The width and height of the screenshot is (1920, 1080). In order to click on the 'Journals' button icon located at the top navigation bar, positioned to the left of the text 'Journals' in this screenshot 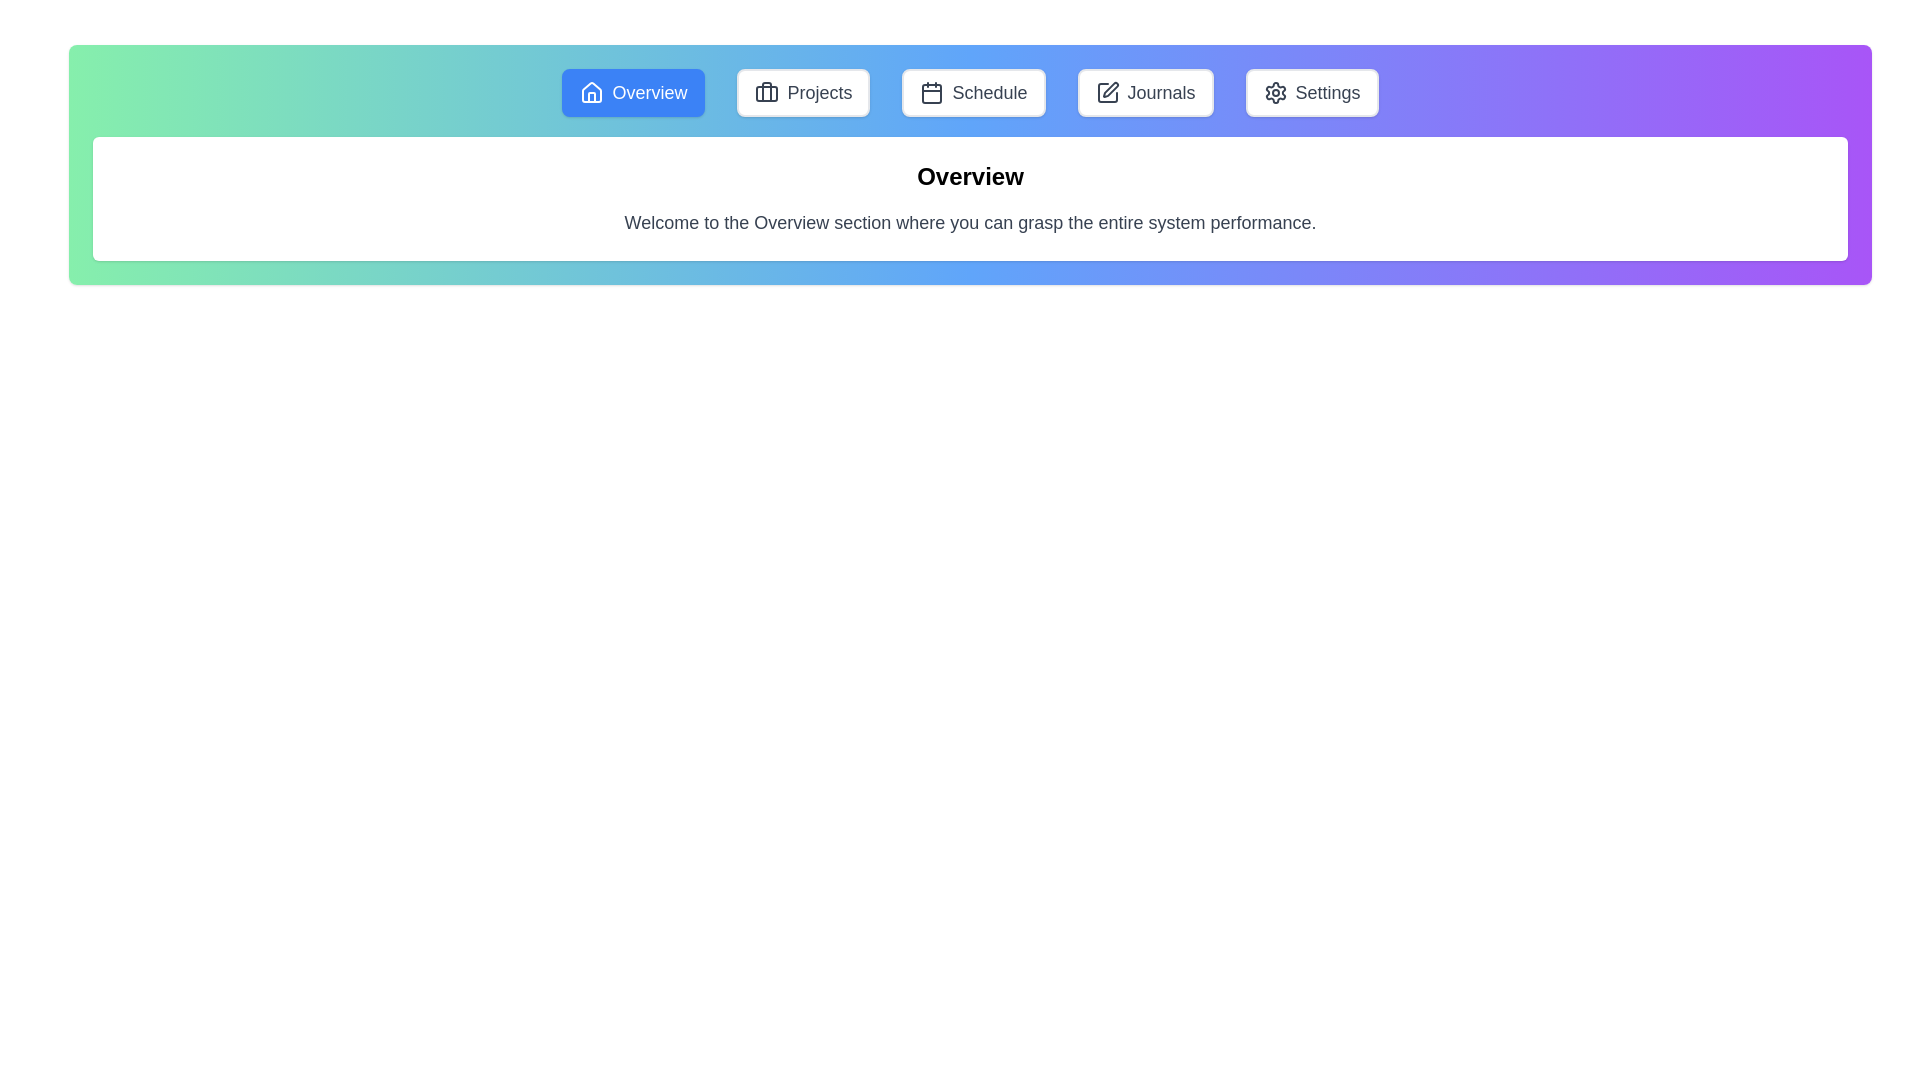, I will do `click(1106, 92)`.